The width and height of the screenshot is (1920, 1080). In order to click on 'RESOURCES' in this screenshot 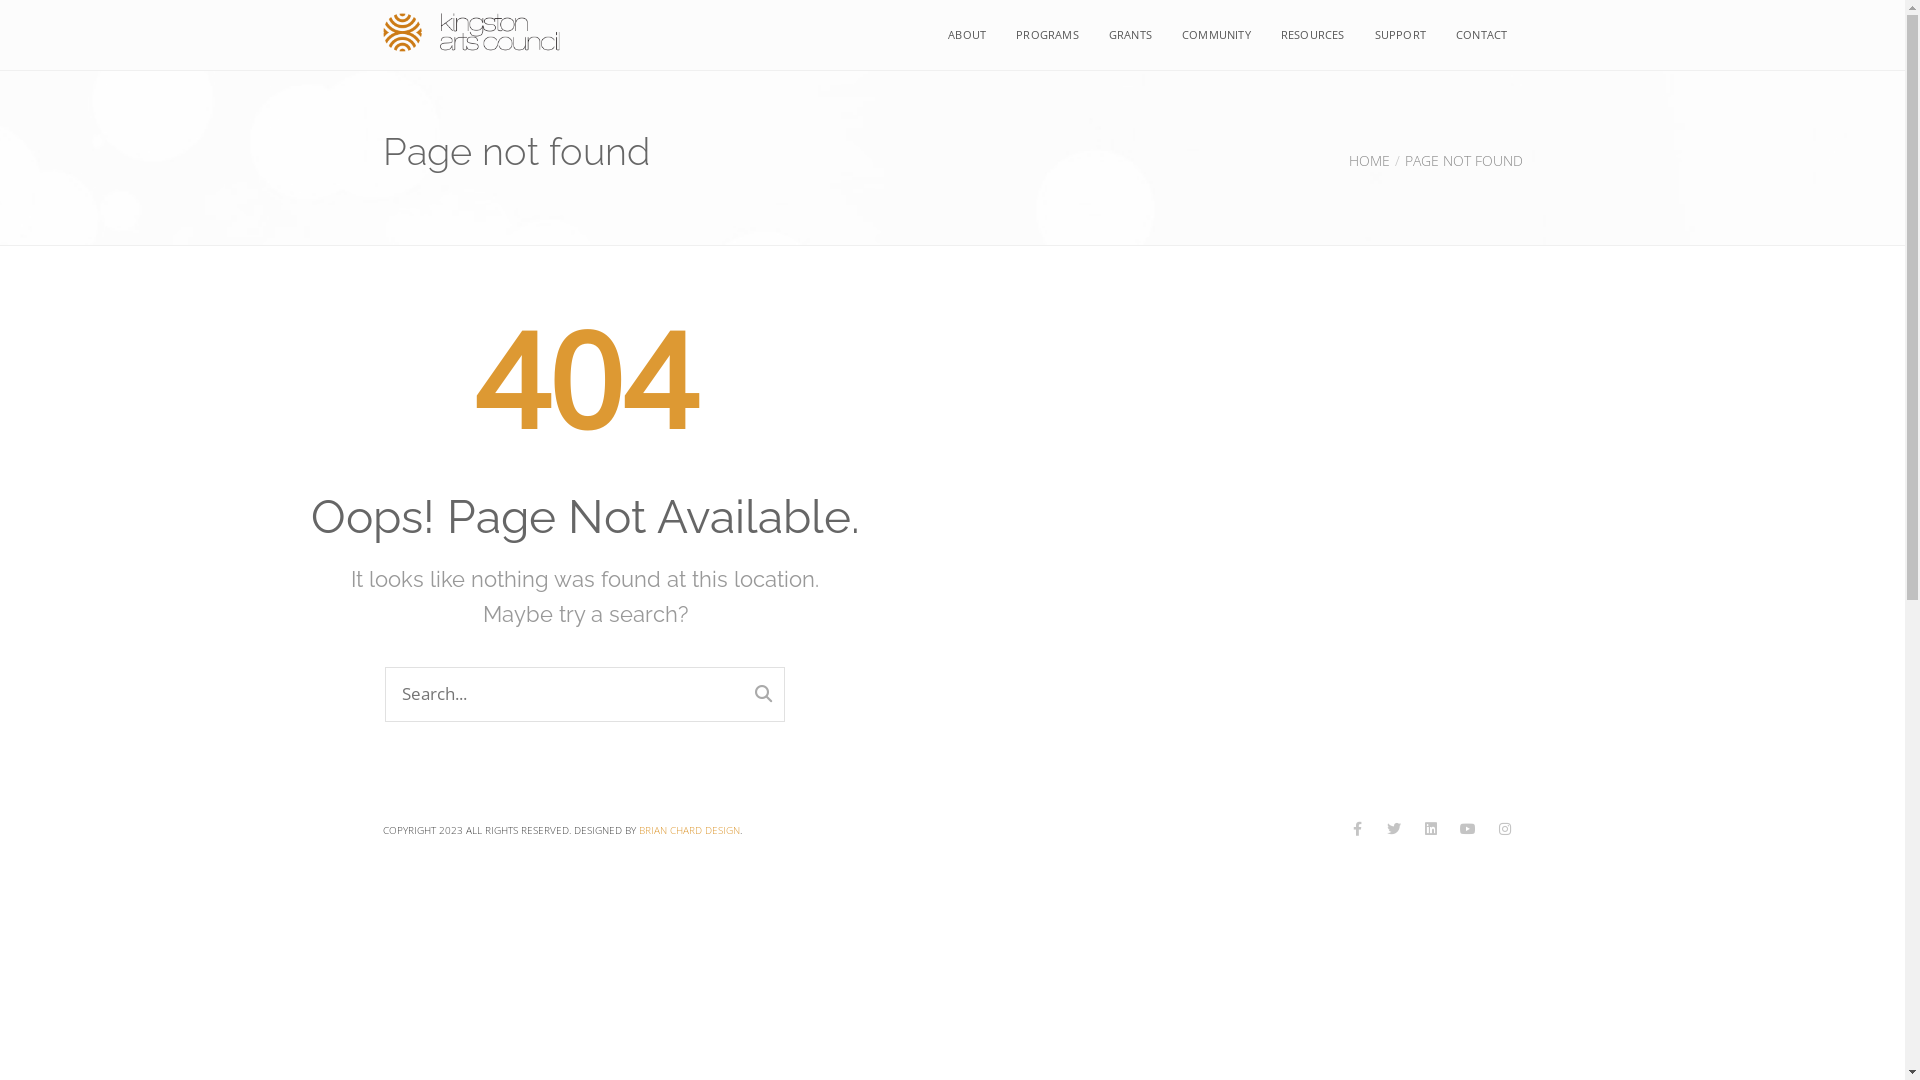, I will do `click(1313, 34)`.